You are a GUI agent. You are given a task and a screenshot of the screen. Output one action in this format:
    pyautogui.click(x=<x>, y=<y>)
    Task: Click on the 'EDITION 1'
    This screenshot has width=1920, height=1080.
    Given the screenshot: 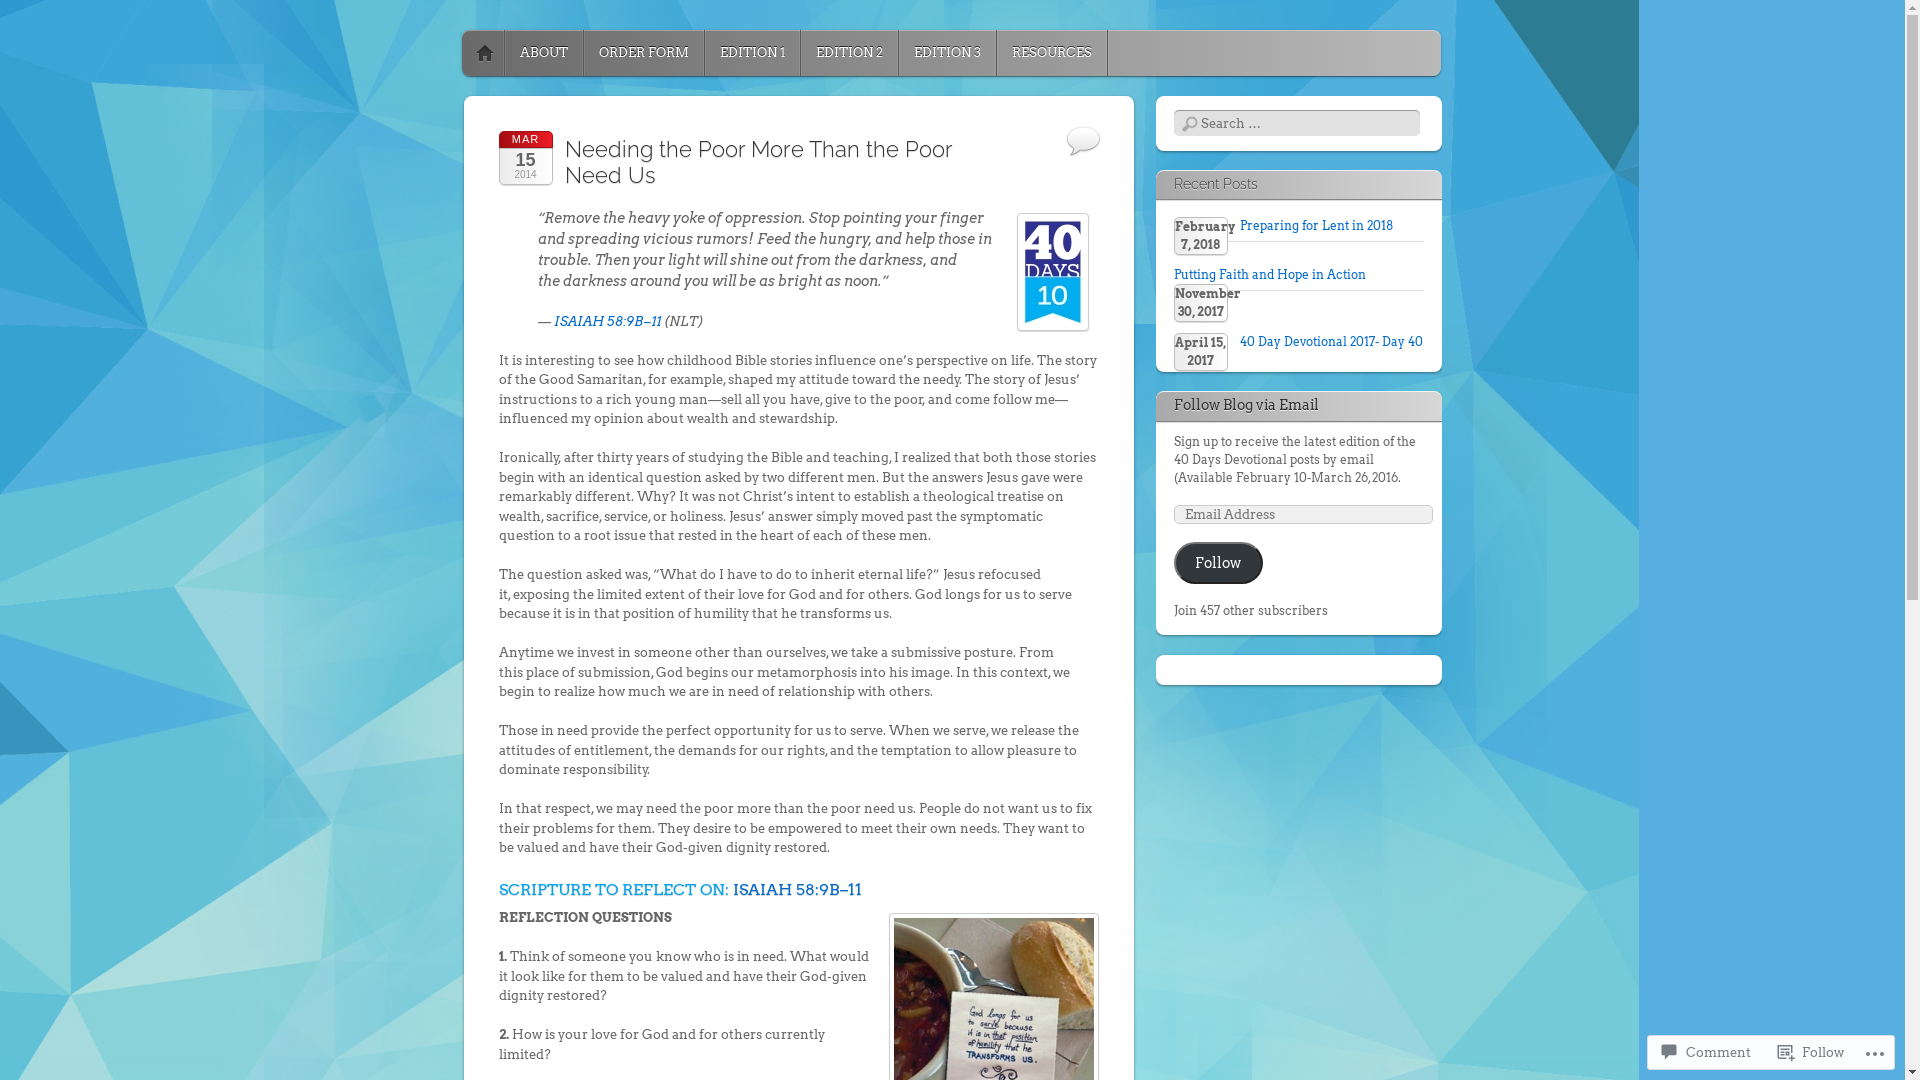 What is the action you would take?
    pyautogui.click(x=750, y=52)
    